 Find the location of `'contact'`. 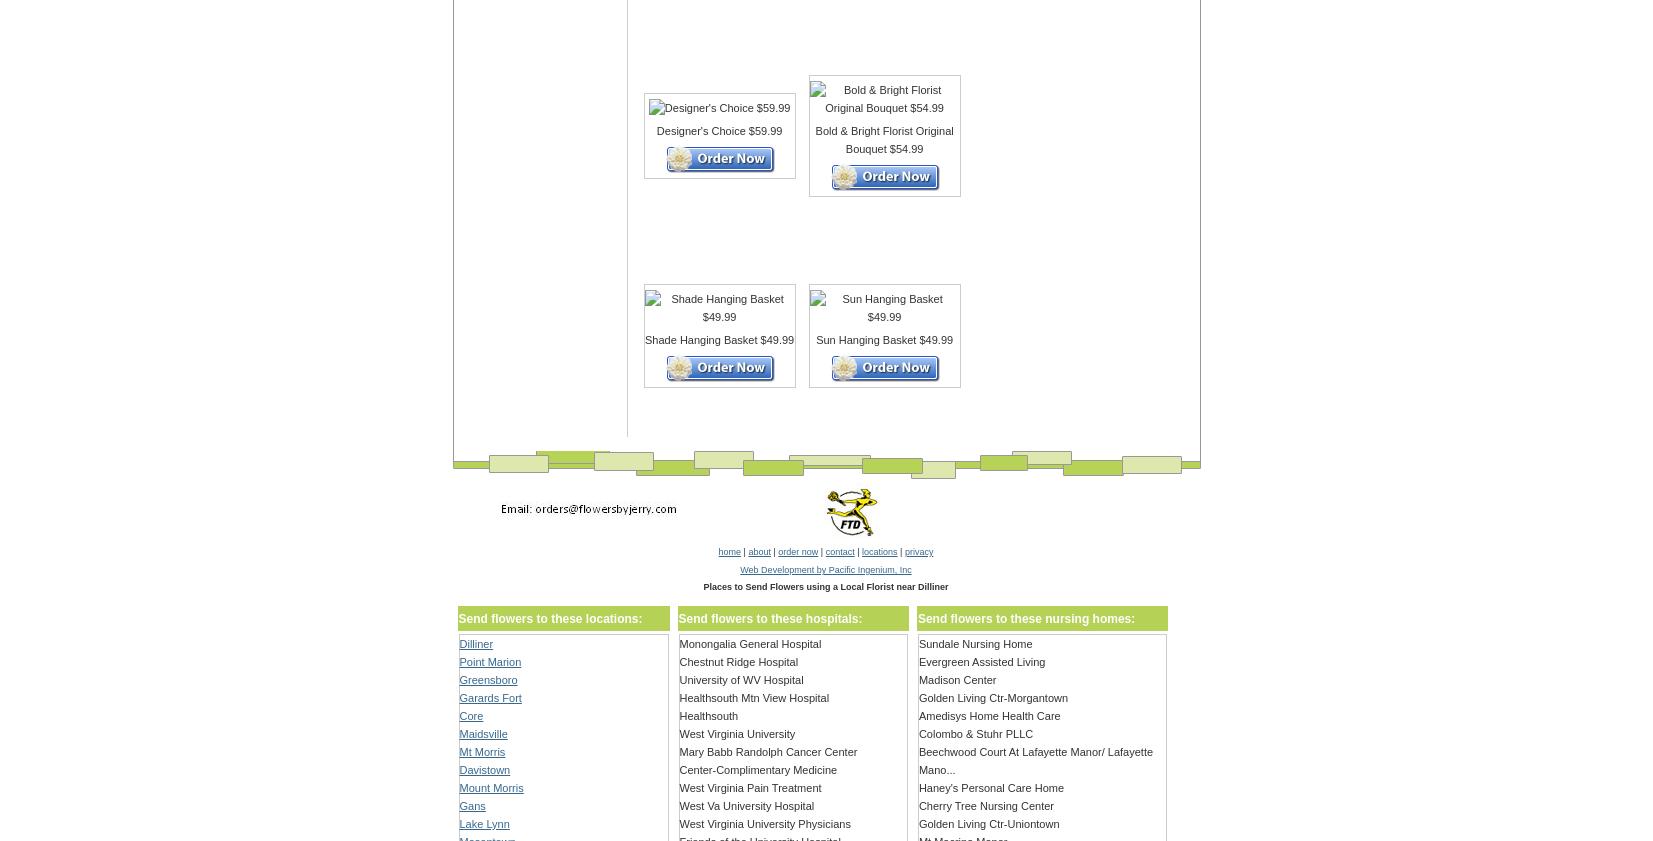

'contact' is located at coordinates (824, 552).